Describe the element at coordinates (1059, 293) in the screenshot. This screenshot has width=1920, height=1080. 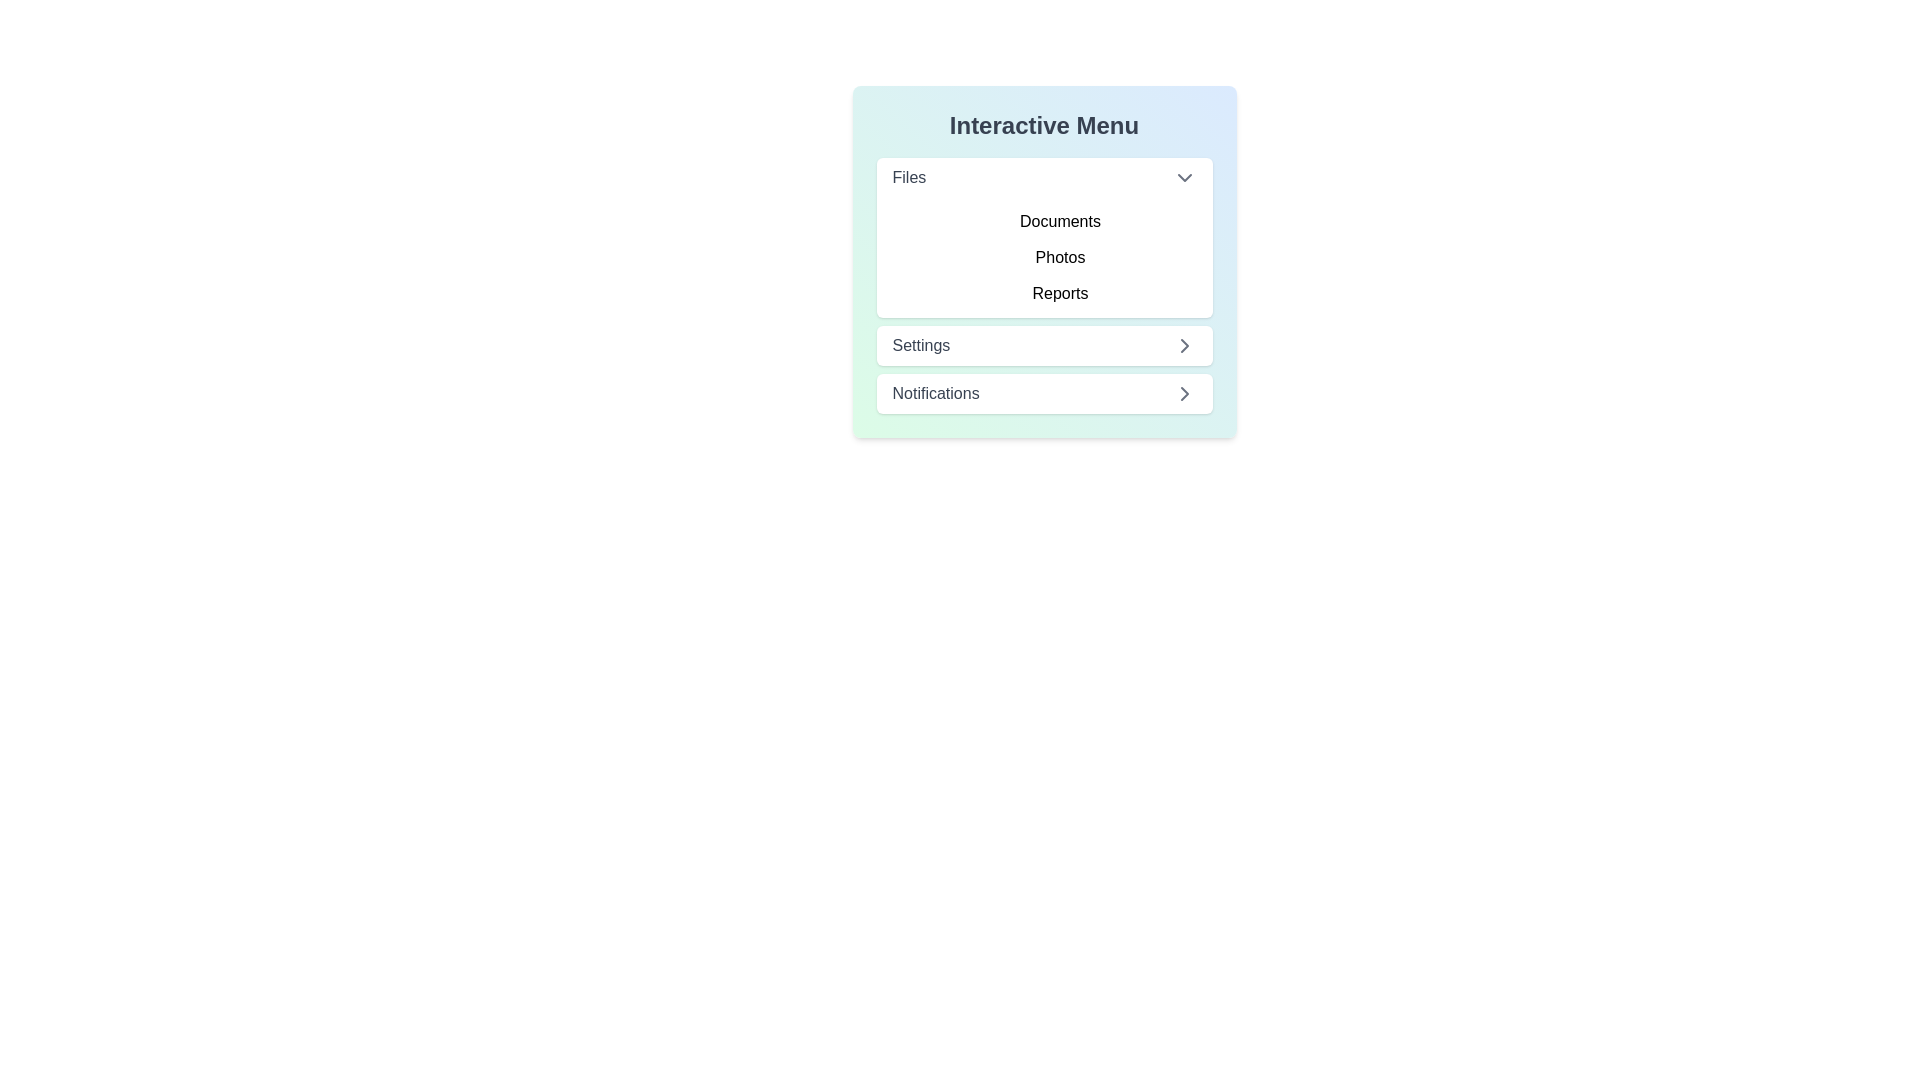
I see `the 'Reports' text label, which is the third item in a vertical list of options within the 'Files' dropdown menu` at that location.